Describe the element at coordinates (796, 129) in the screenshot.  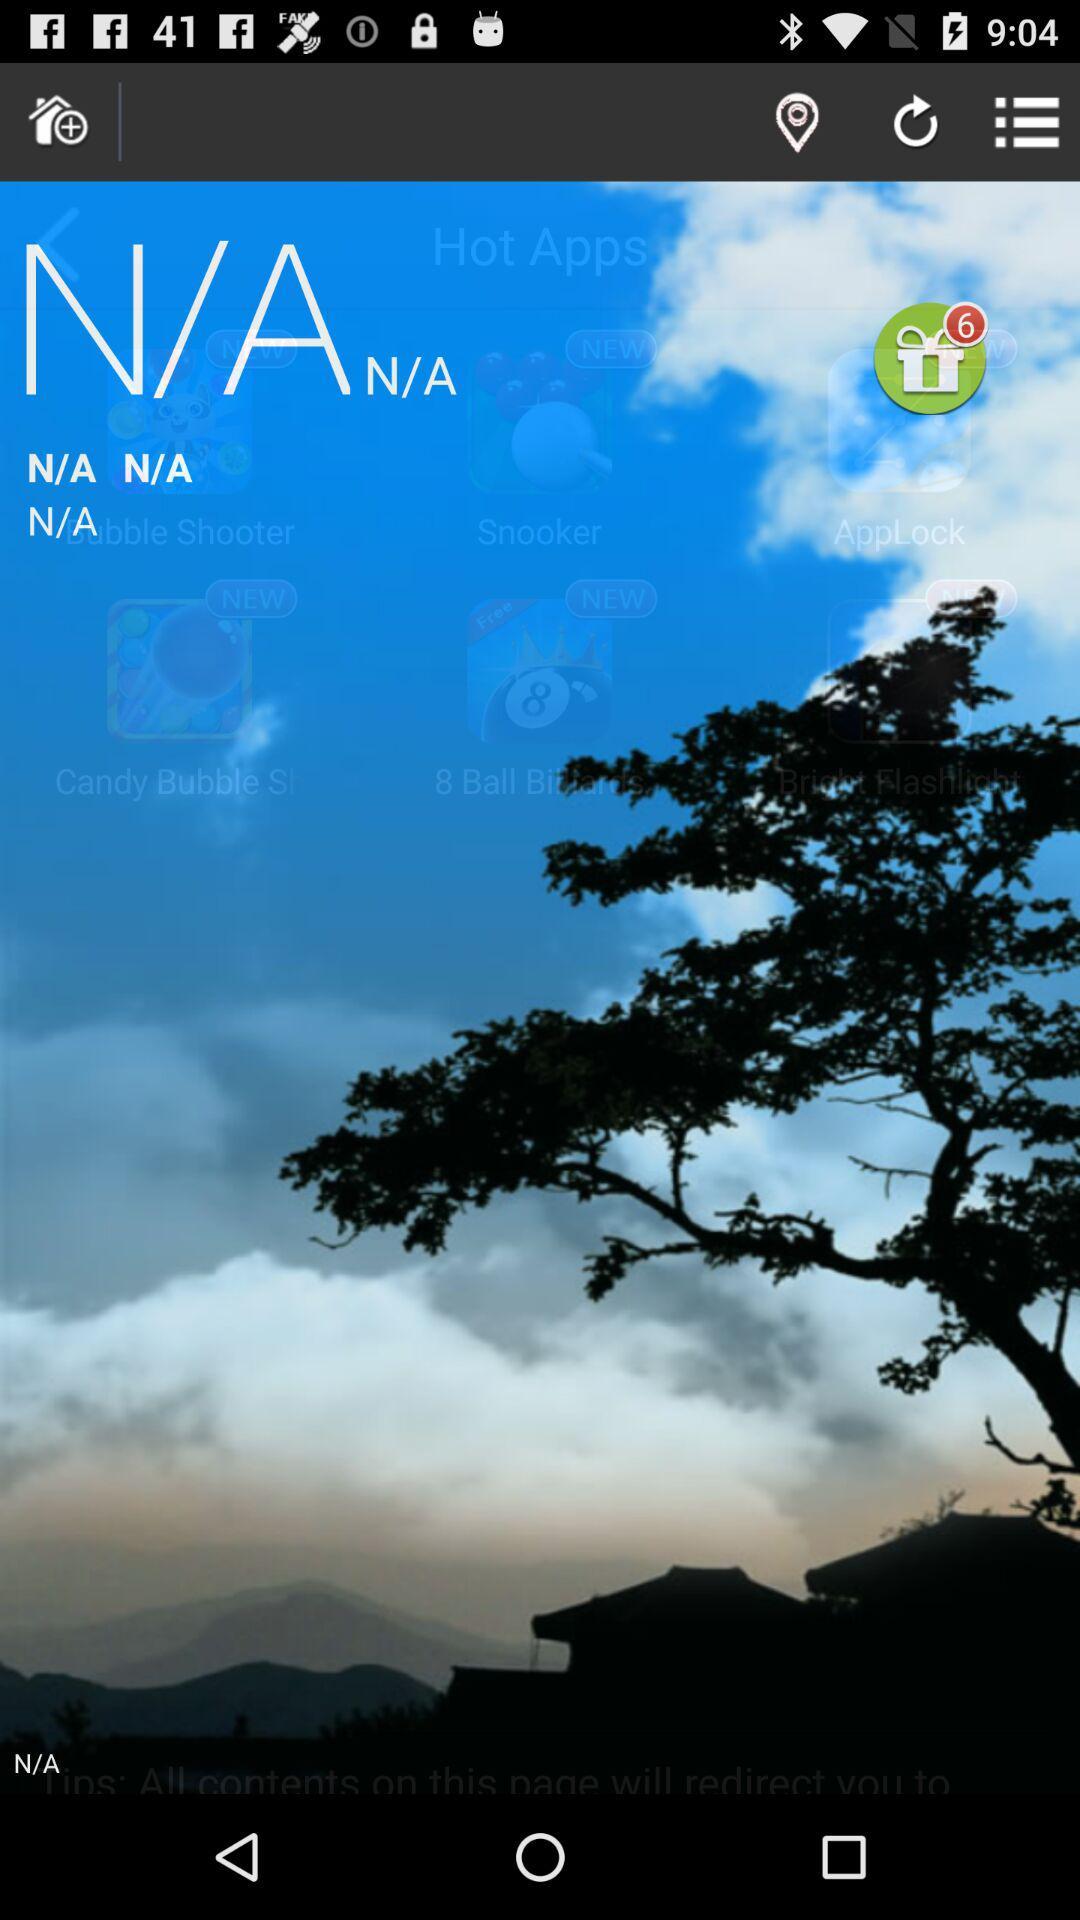
I see `the location icon` at that location.